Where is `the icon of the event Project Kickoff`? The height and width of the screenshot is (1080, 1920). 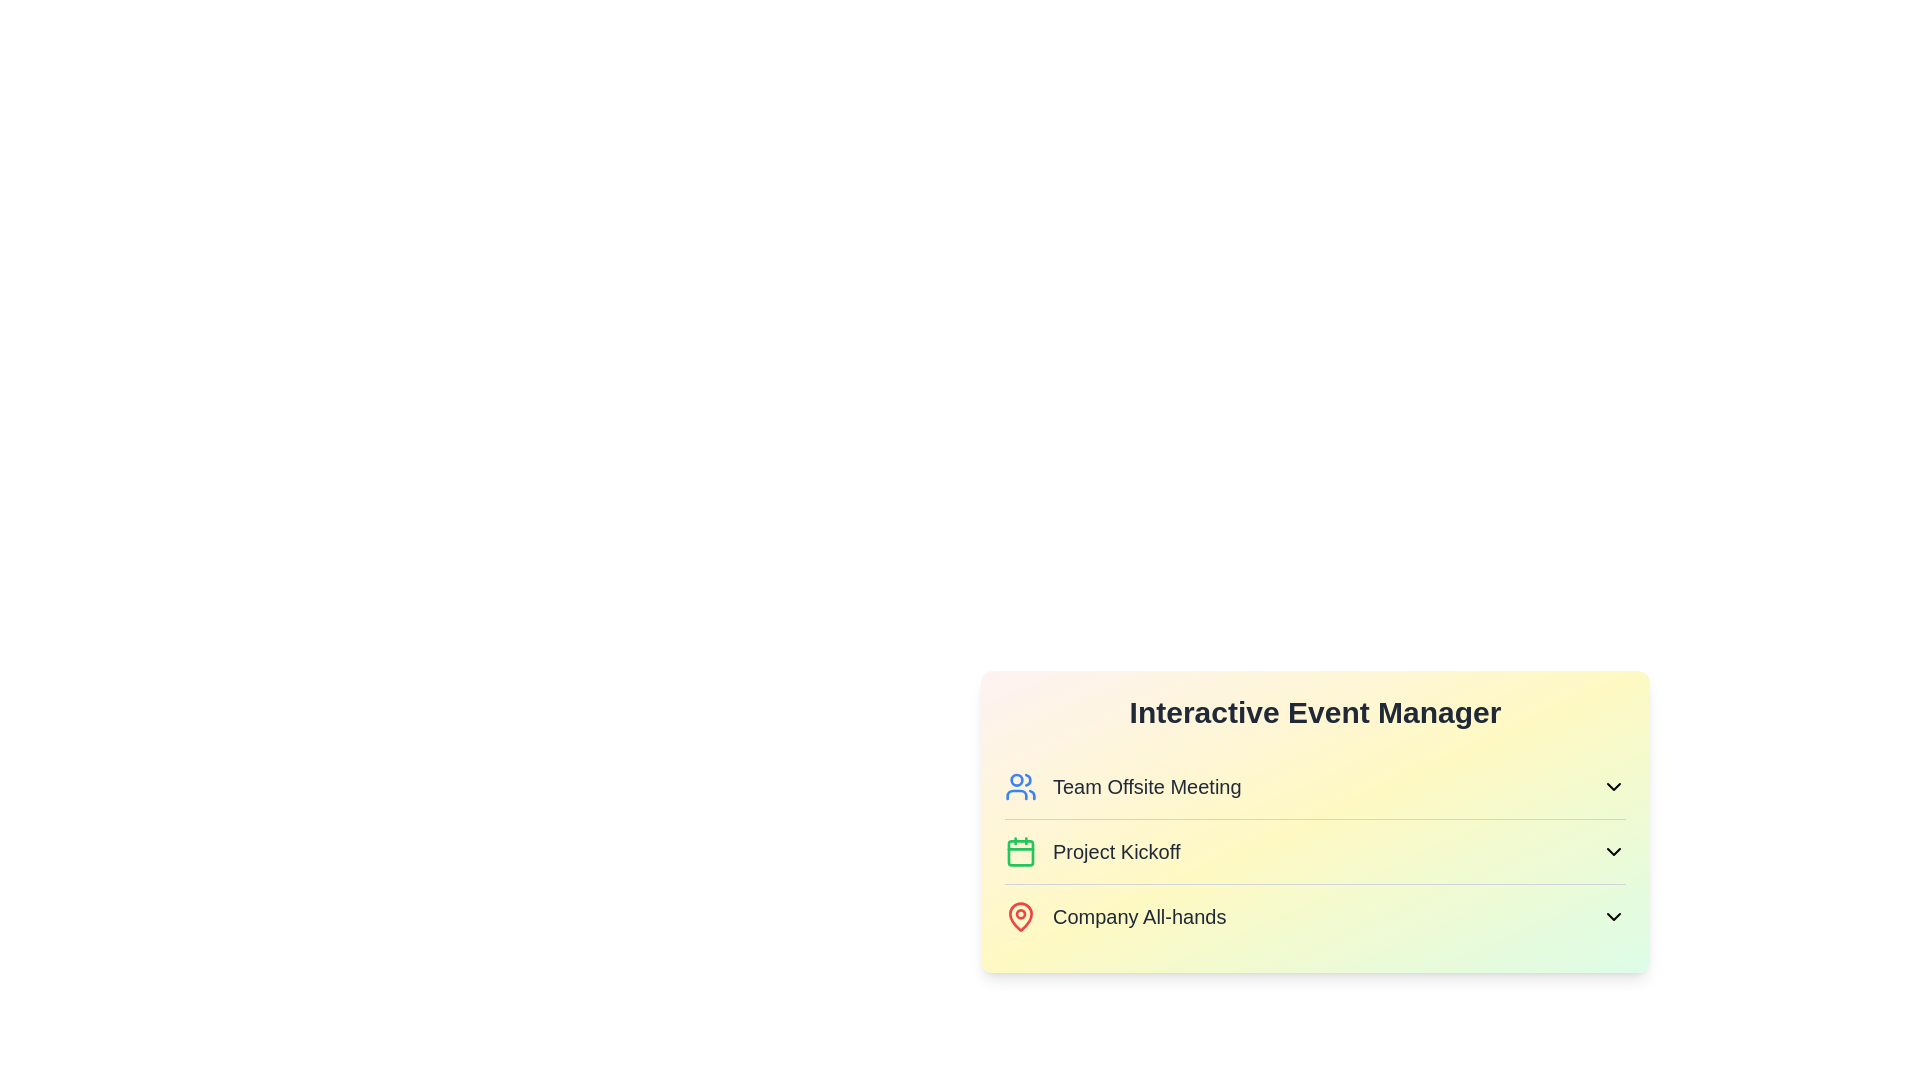
the icon of the event Project Kickoff is located at coordinates (1021, 852).